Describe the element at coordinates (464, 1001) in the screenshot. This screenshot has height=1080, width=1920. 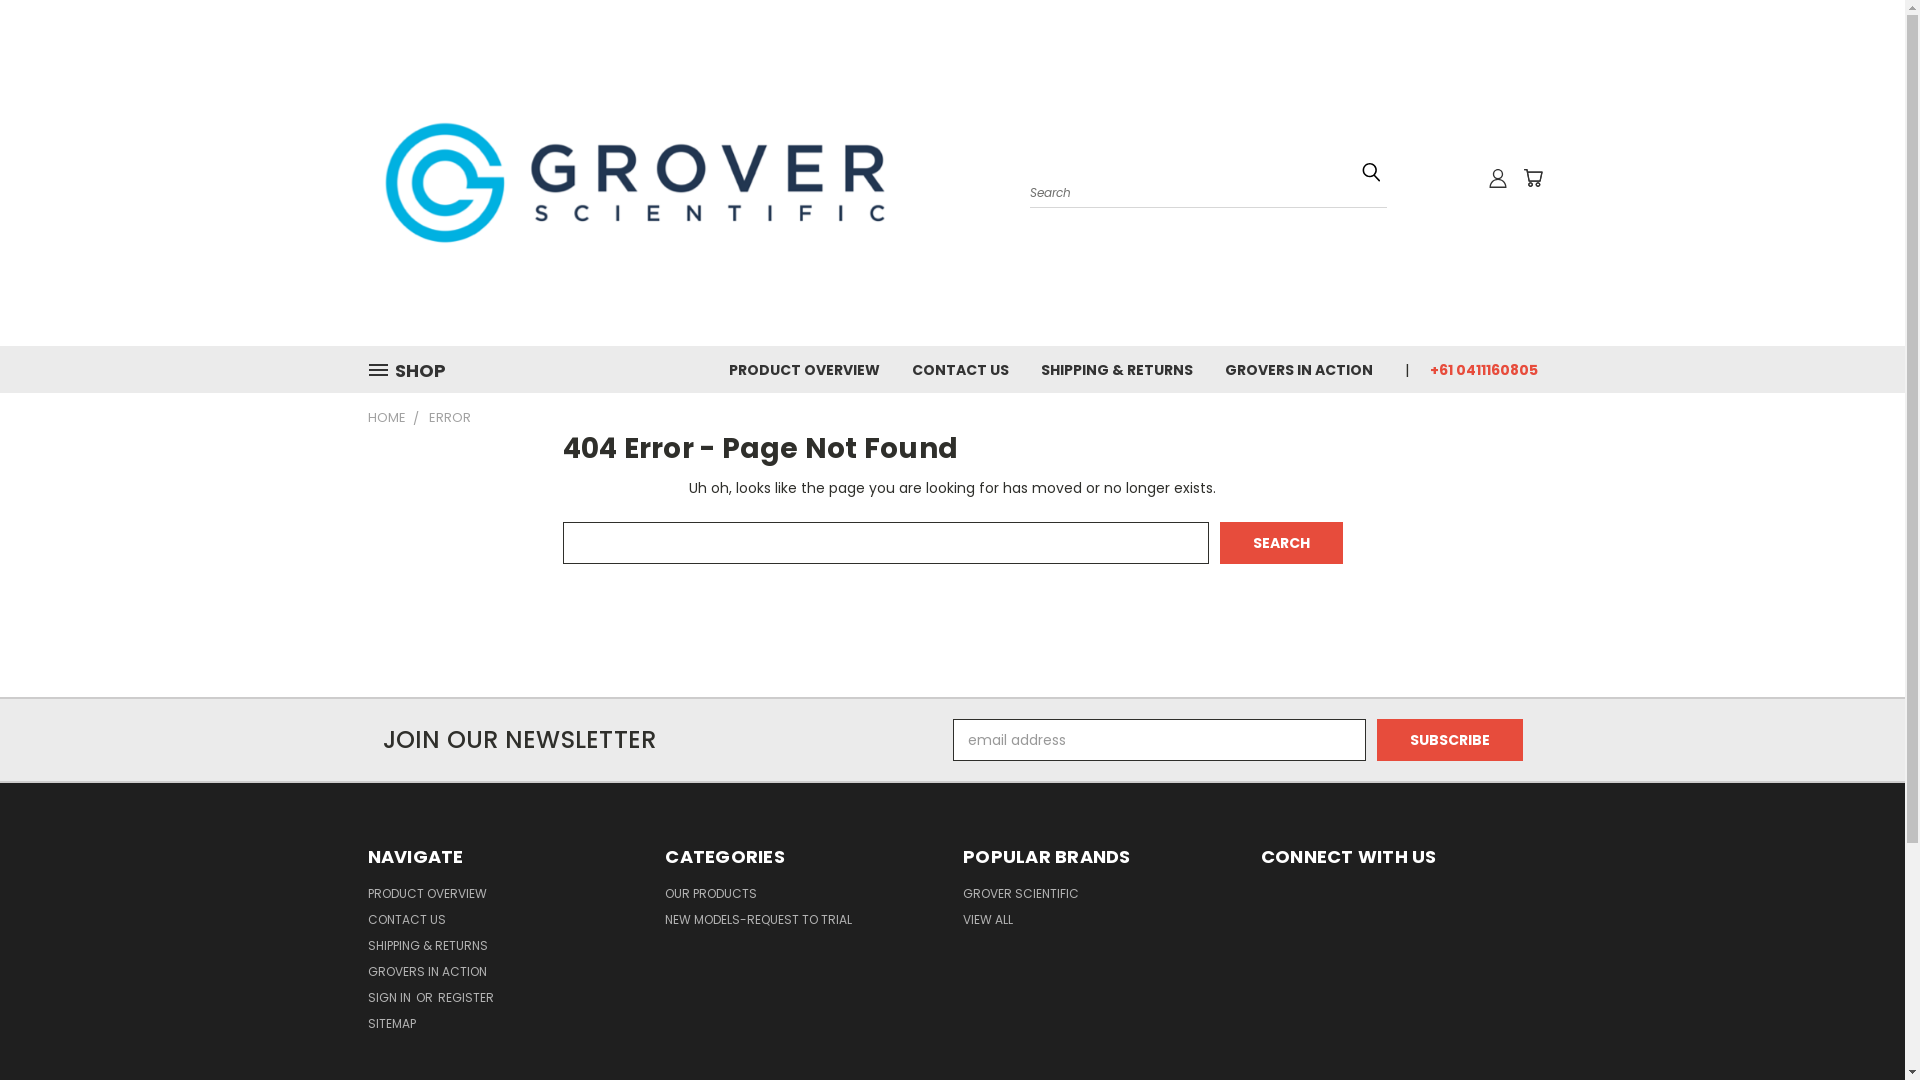
I see `'REGISTER'` at that location.